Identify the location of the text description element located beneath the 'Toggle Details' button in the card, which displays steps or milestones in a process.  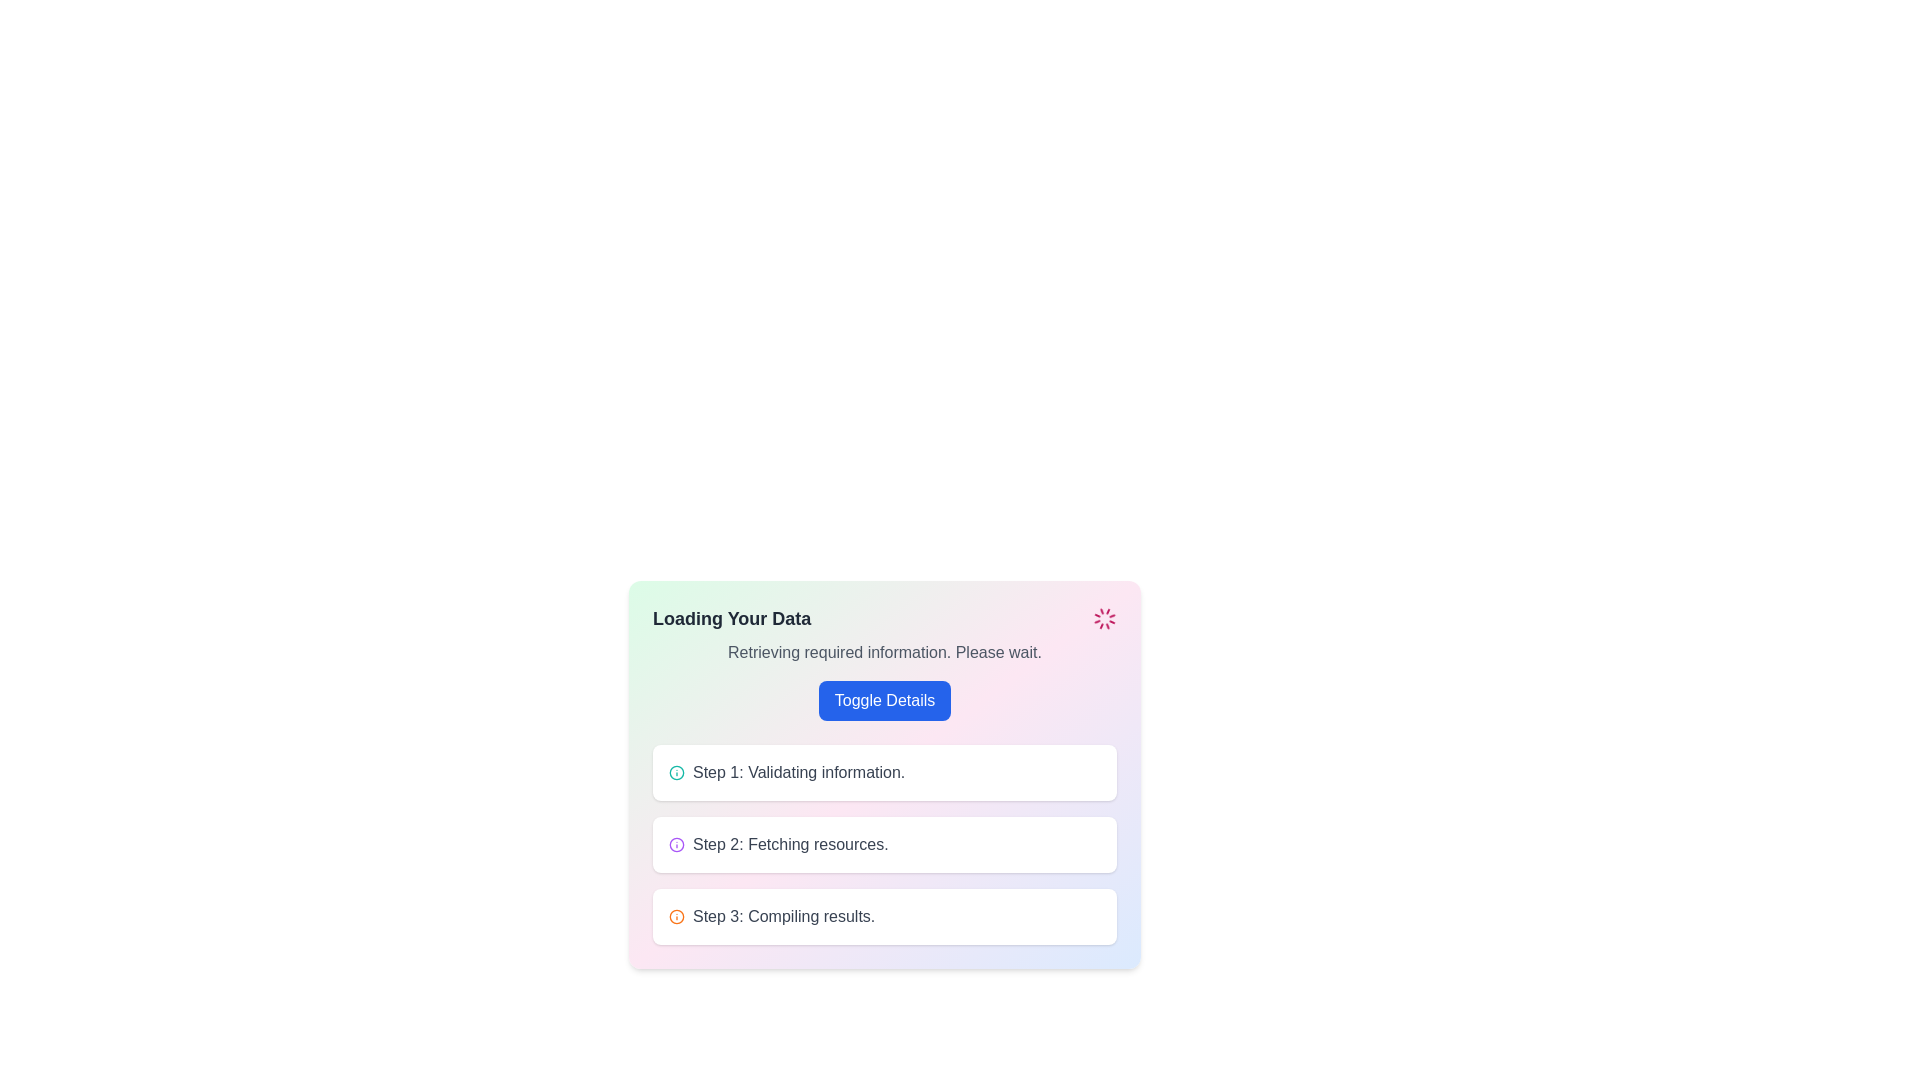
(883, 844).